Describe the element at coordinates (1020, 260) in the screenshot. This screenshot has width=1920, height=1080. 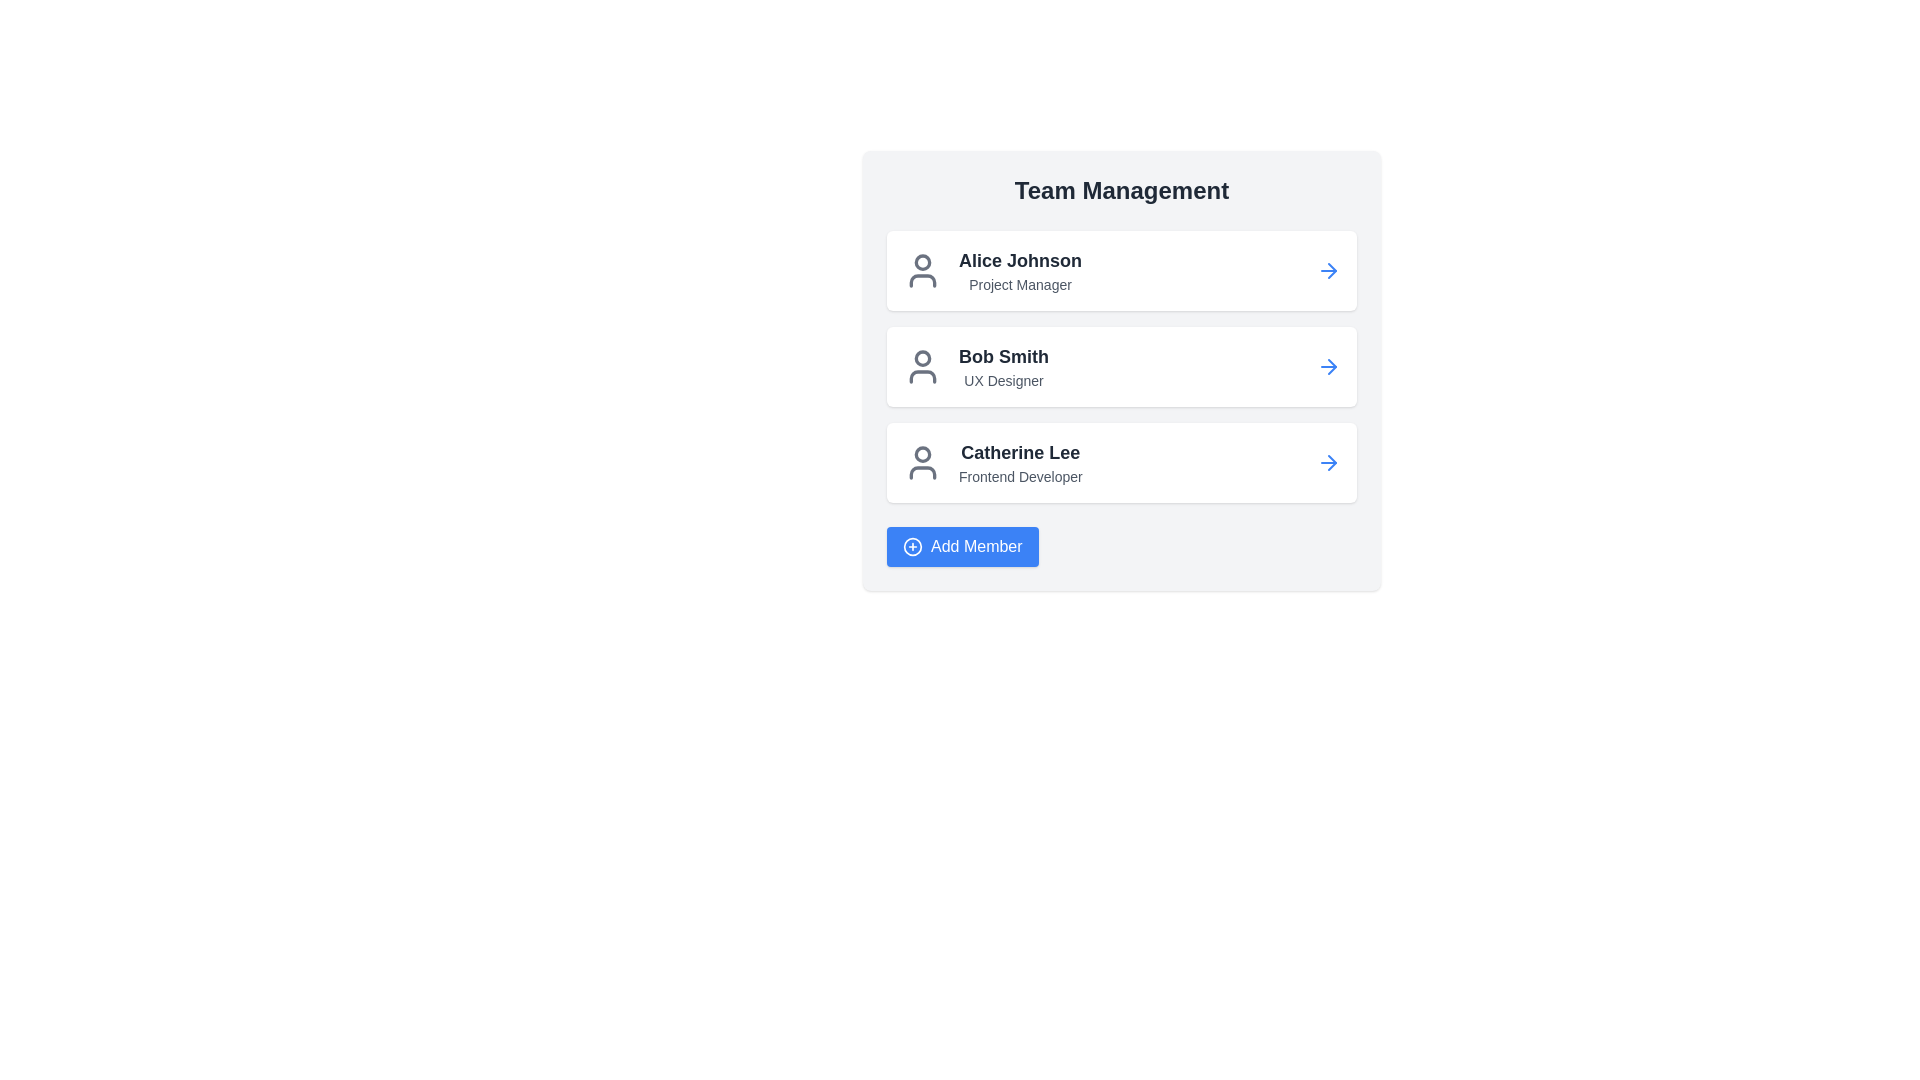
I see `the text label 'Alice Johnson' at the top-left corner of the first card in a vertical list for any associated event` at that location.